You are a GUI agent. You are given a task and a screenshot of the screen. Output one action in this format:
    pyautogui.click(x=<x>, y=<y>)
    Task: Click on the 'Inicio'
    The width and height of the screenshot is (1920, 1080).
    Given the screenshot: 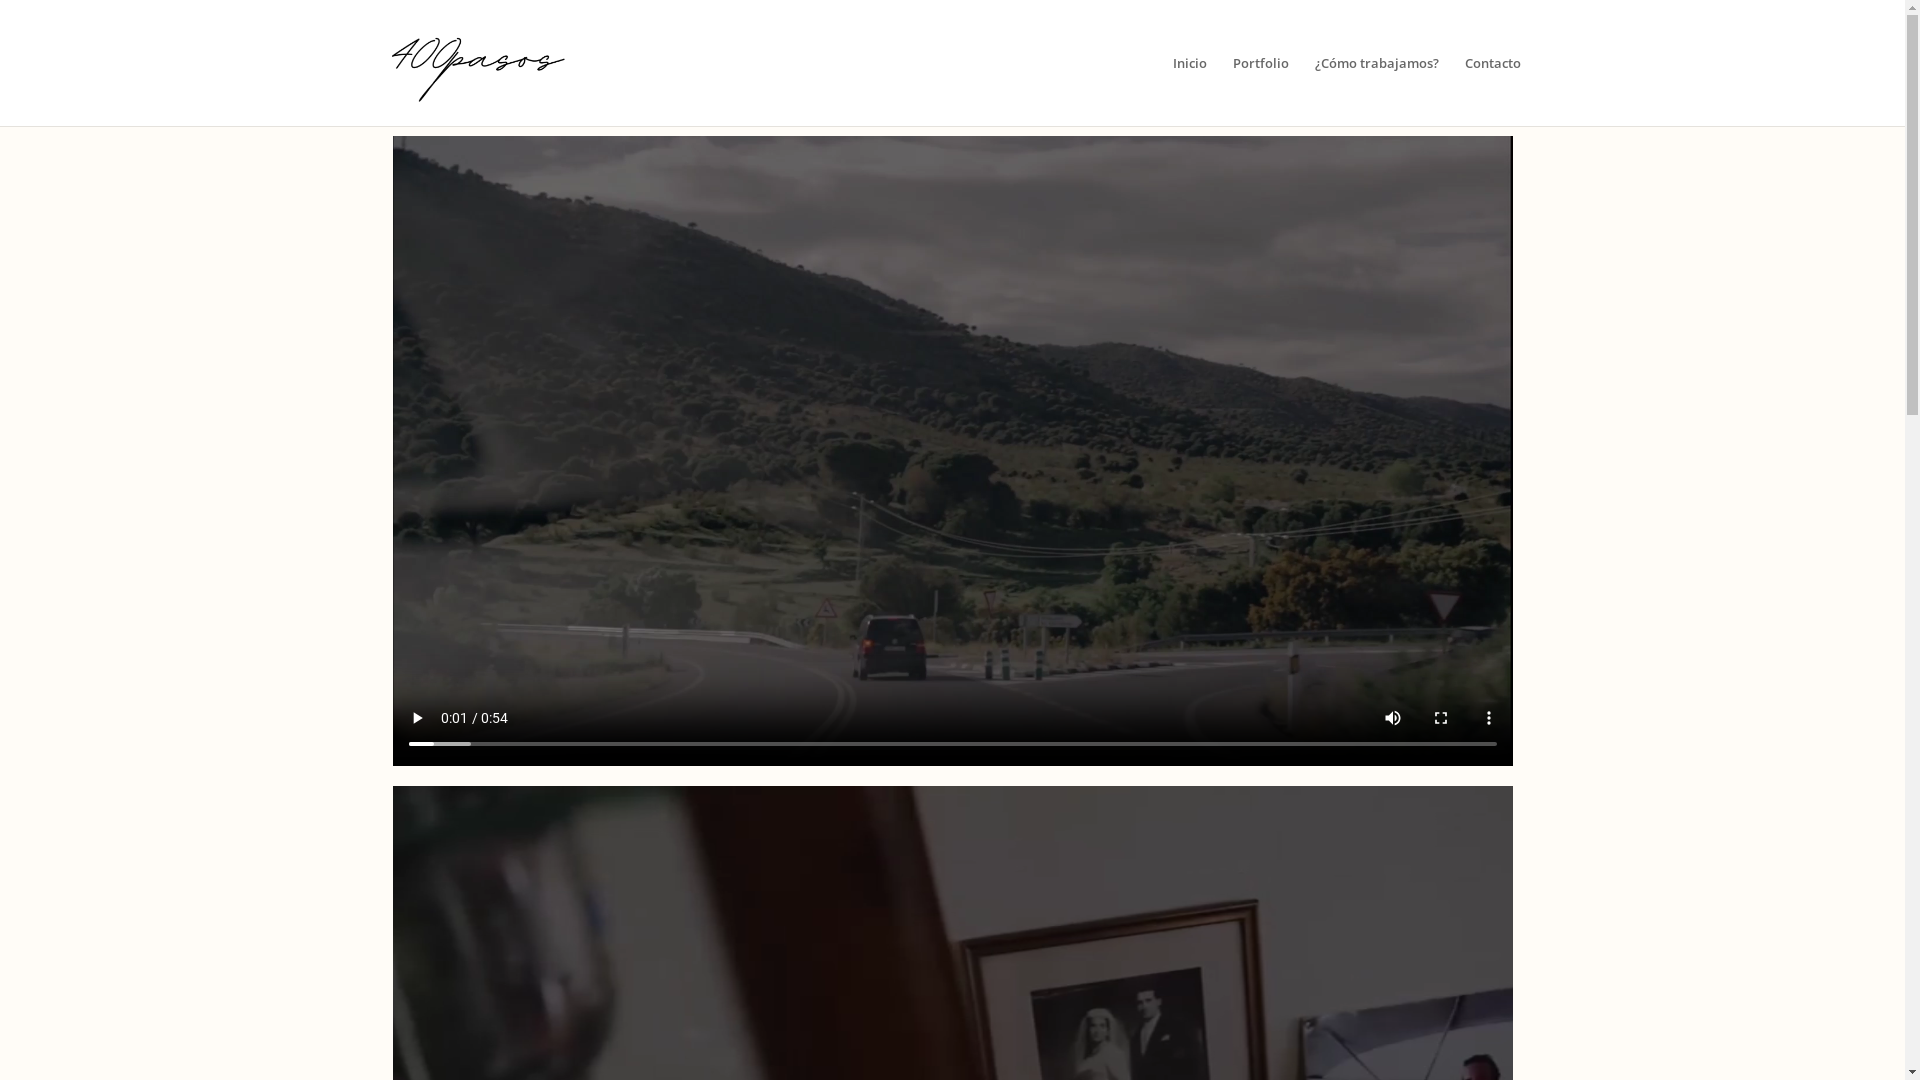 What is the action you would take?
    pyautogui.click(x=1190, y=91)
    